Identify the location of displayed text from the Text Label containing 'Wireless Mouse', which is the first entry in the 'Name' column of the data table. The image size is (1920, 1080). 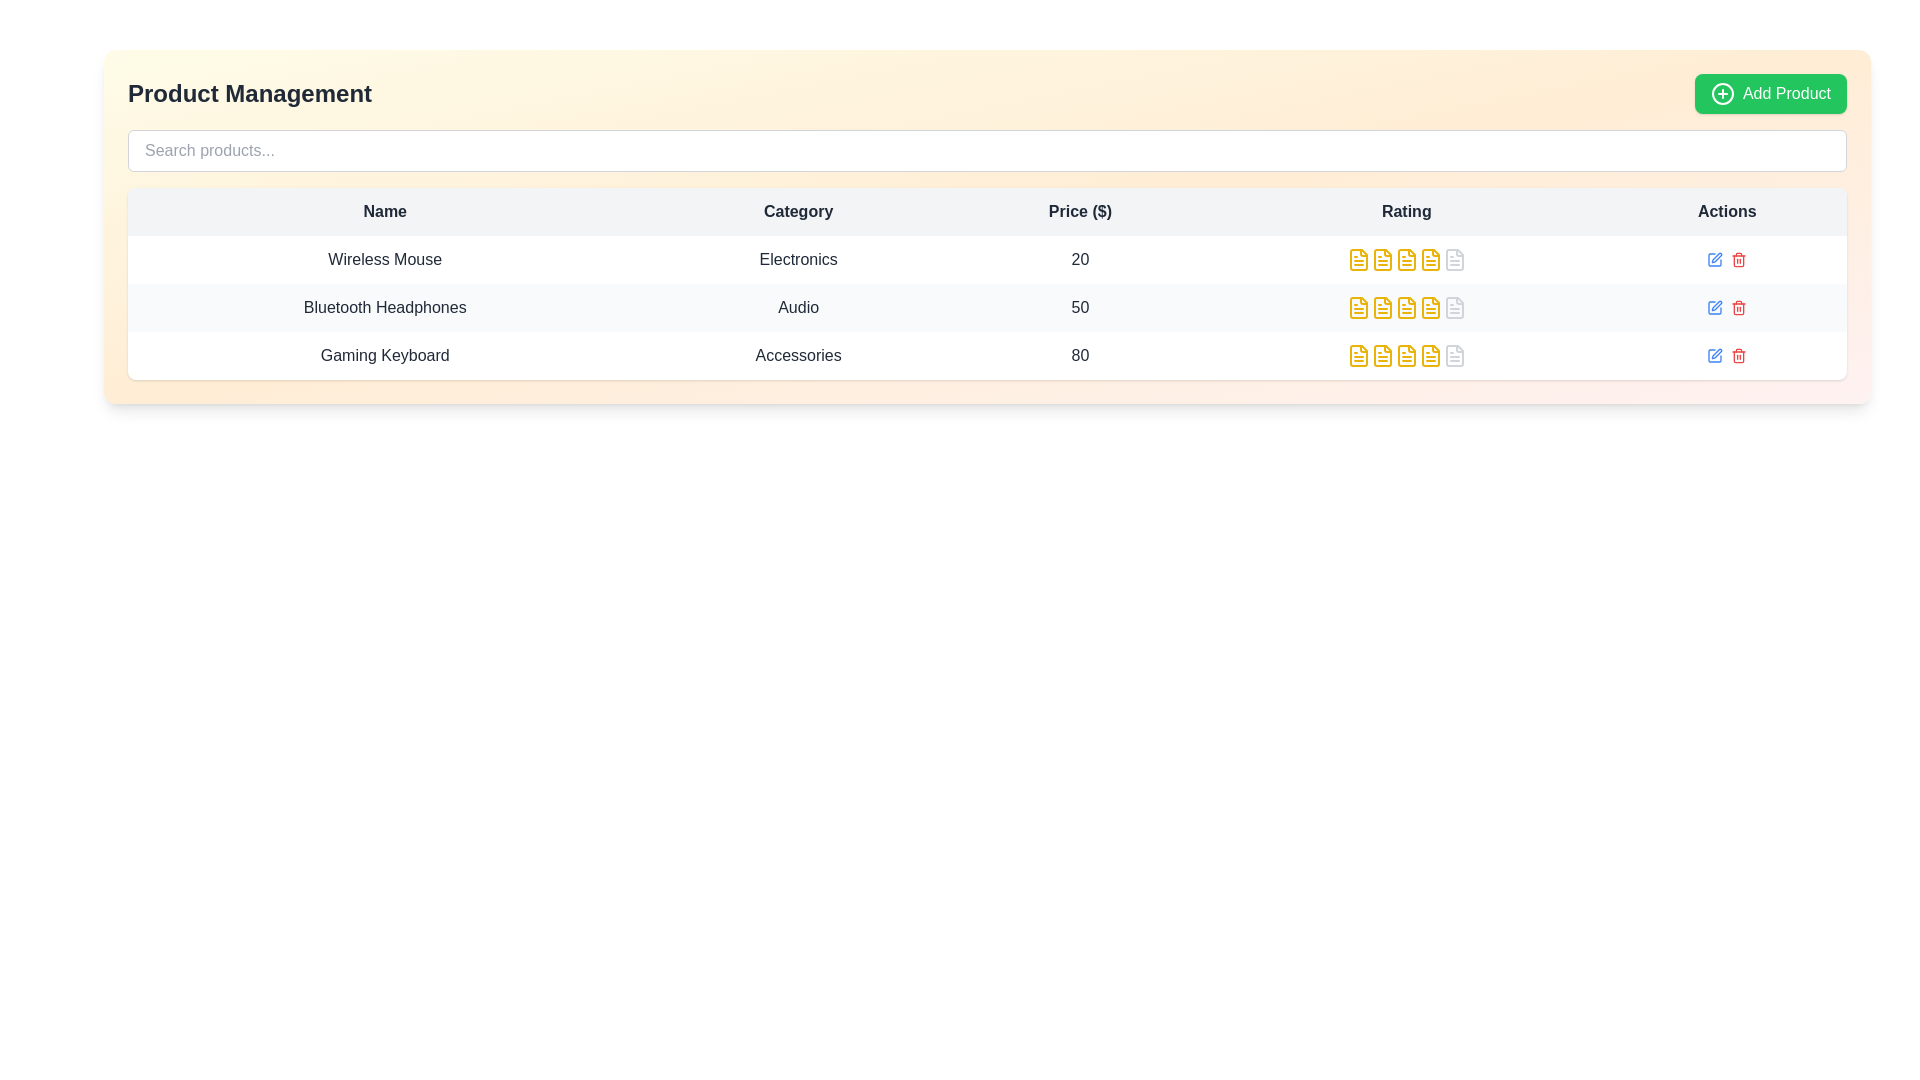
(385, 258).